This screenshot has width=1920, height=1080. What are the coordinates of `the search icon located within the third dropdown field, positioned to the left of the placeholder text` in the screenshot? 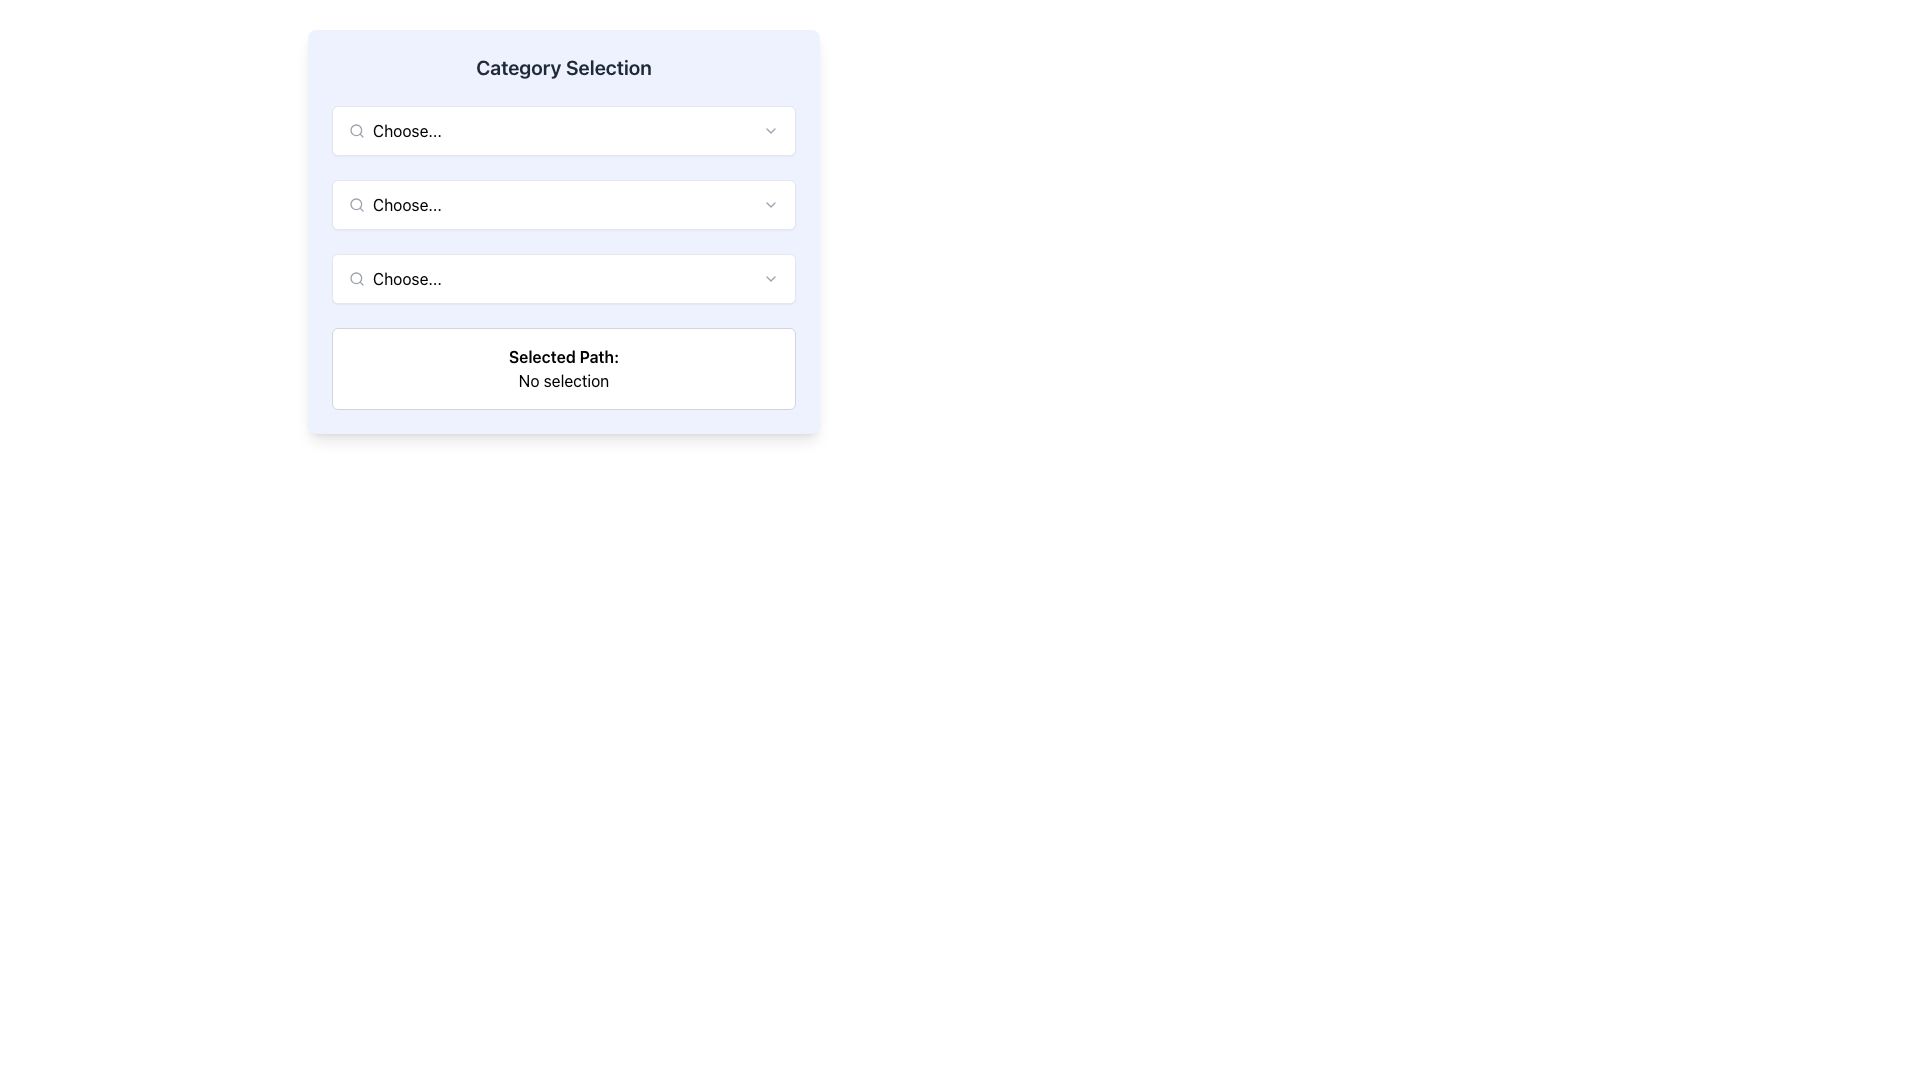 It's located at (356, 278).